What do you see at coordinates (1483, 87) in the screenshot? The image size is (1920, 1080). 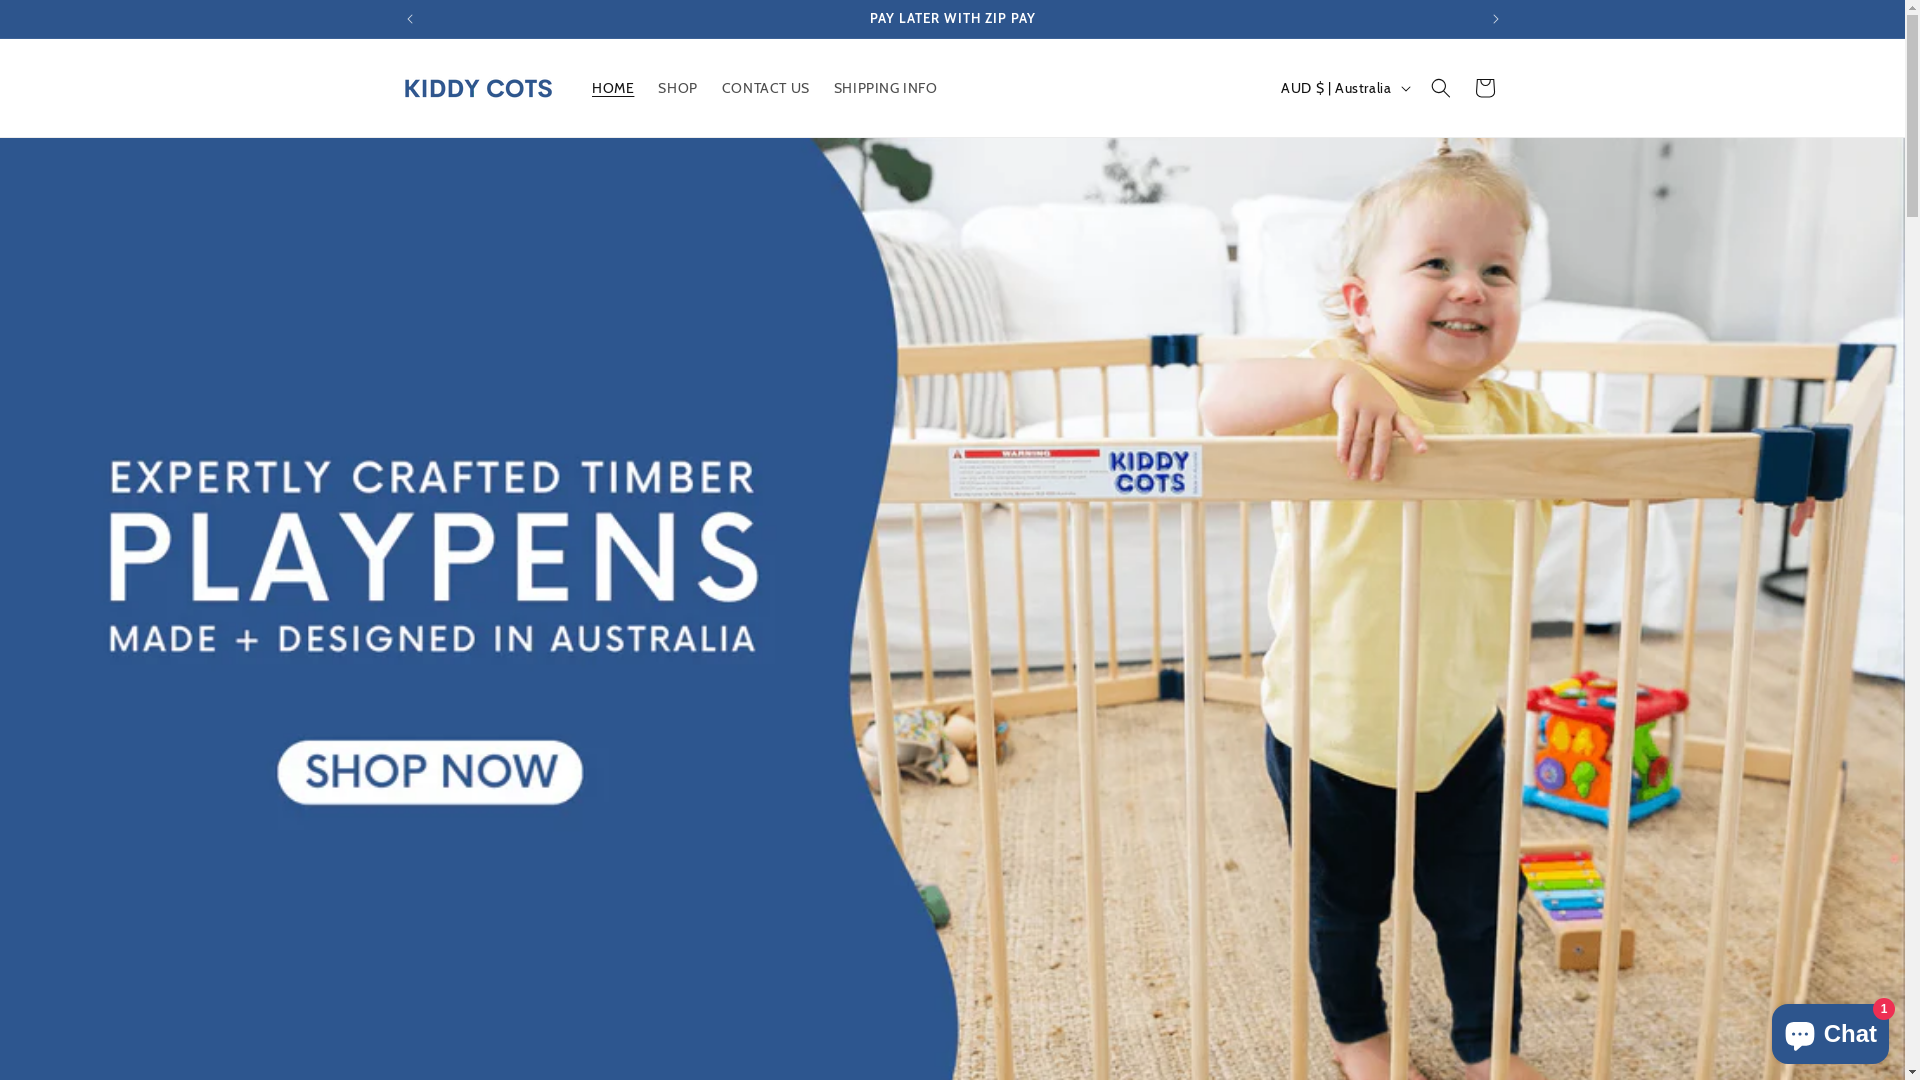 I see `'Cart'` at bounding box center [1483, 87].